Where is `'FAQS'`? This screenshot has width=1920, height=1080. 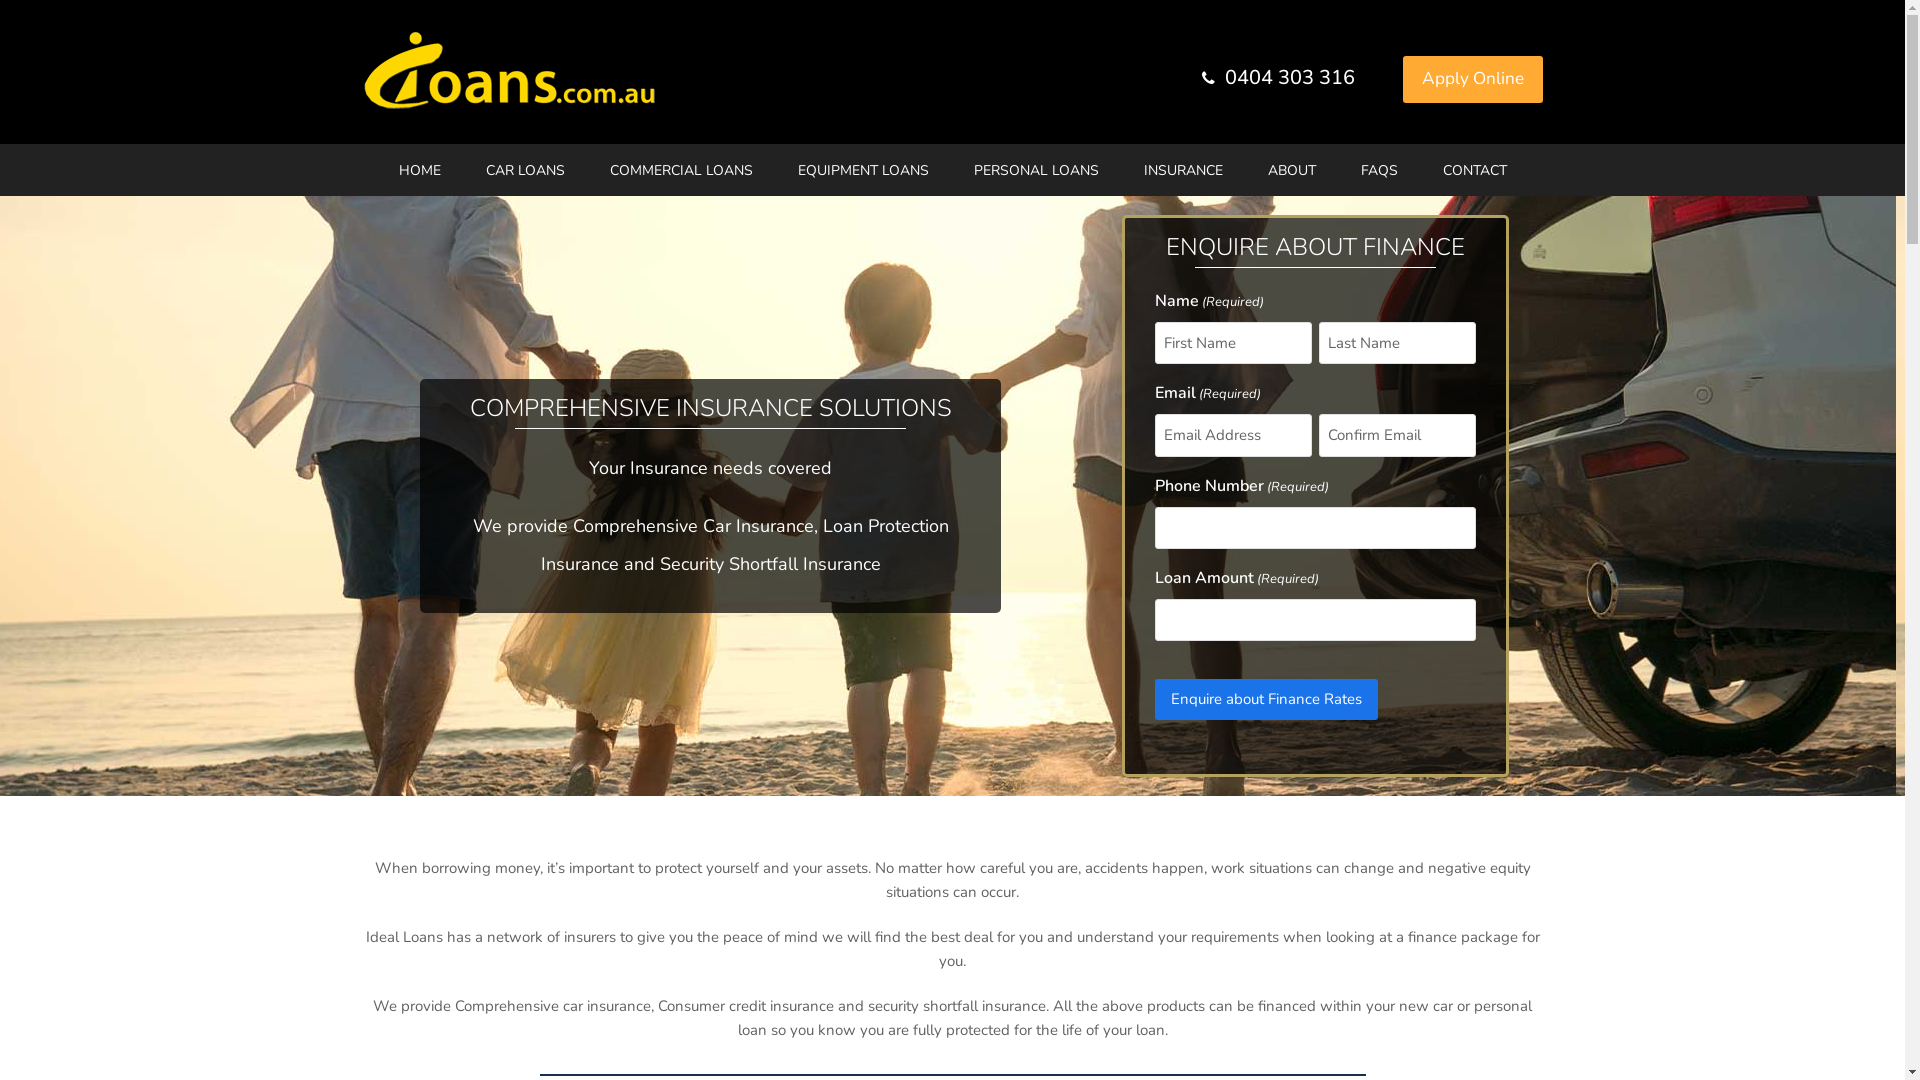 'FAQS' is located at coordinates (1377, 168).